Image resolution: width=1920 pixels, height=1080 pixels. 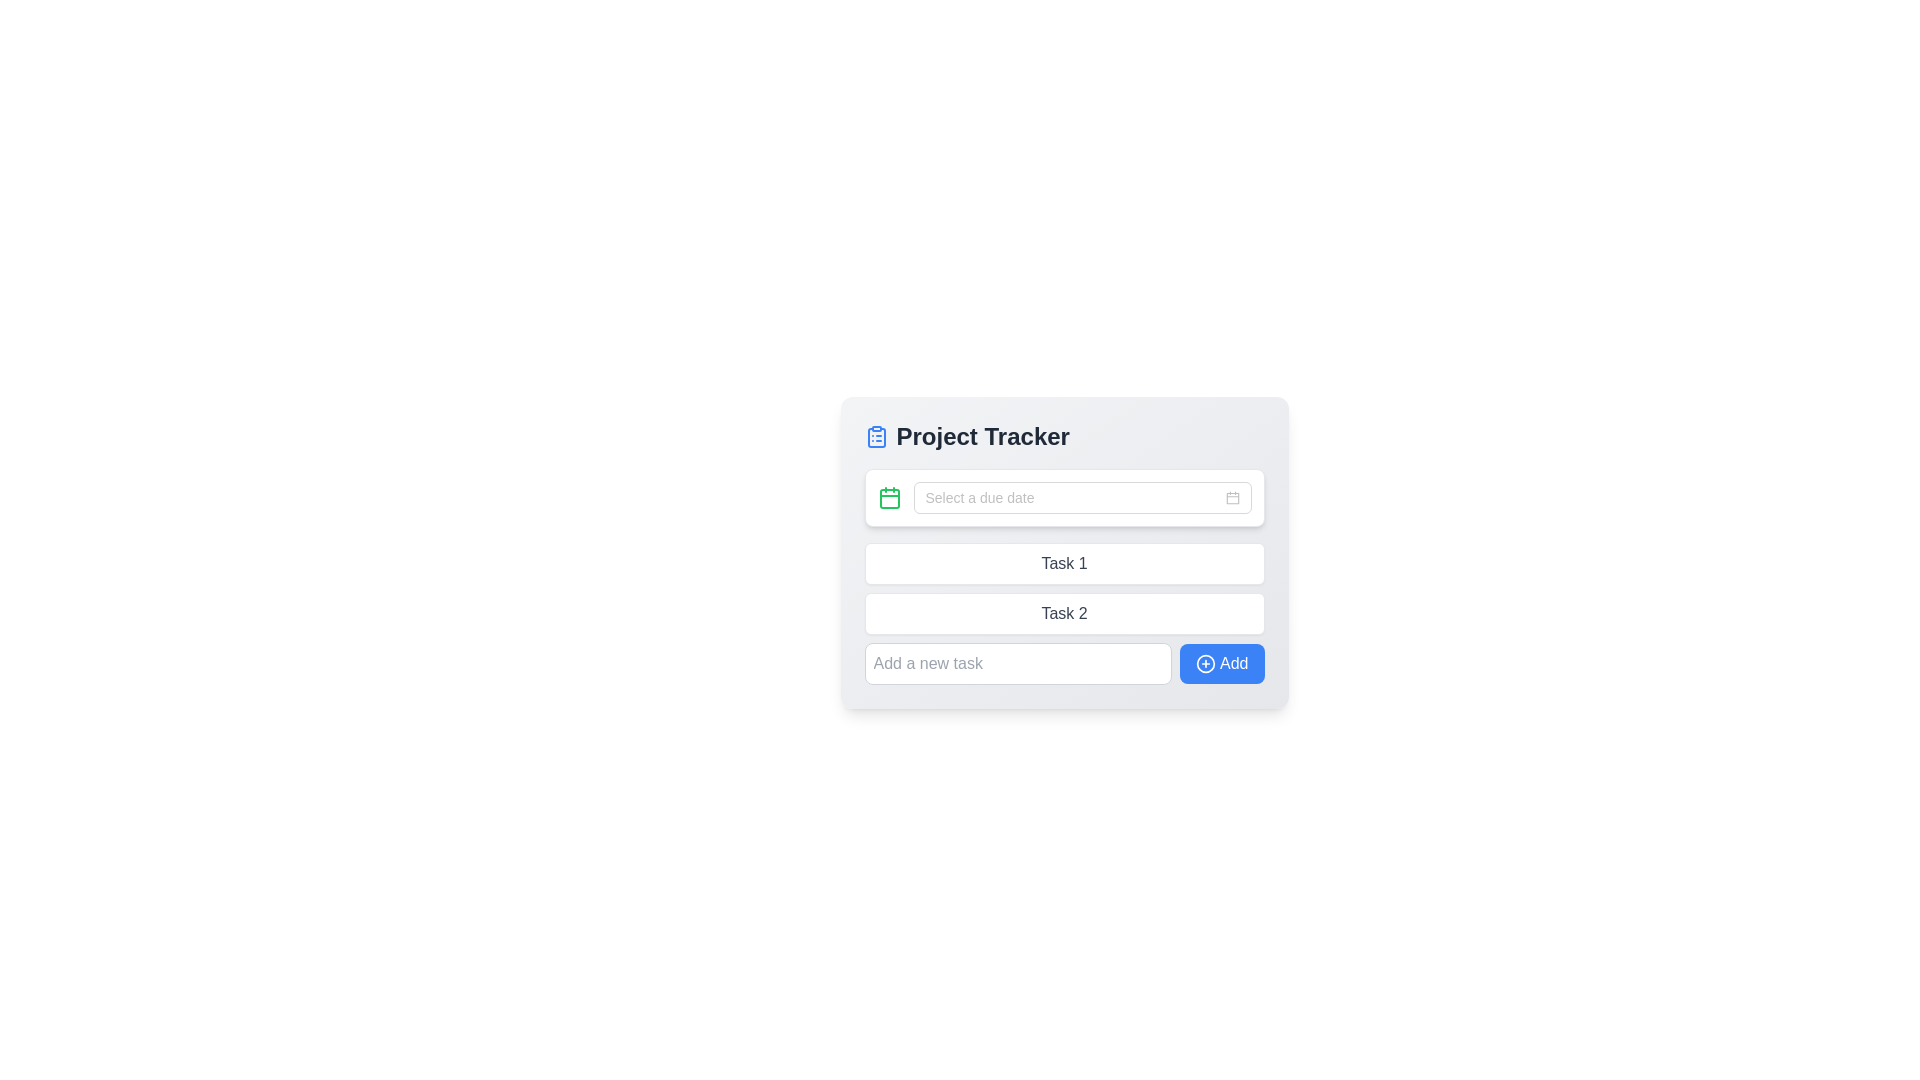 What do you see at coordinates (1081, 496) in the screenshot?
I see `the Date picker input field labeled 'Select a due date' in the 'Project Tracker' interface to focus the input field` at bounding box center [1081, 496].